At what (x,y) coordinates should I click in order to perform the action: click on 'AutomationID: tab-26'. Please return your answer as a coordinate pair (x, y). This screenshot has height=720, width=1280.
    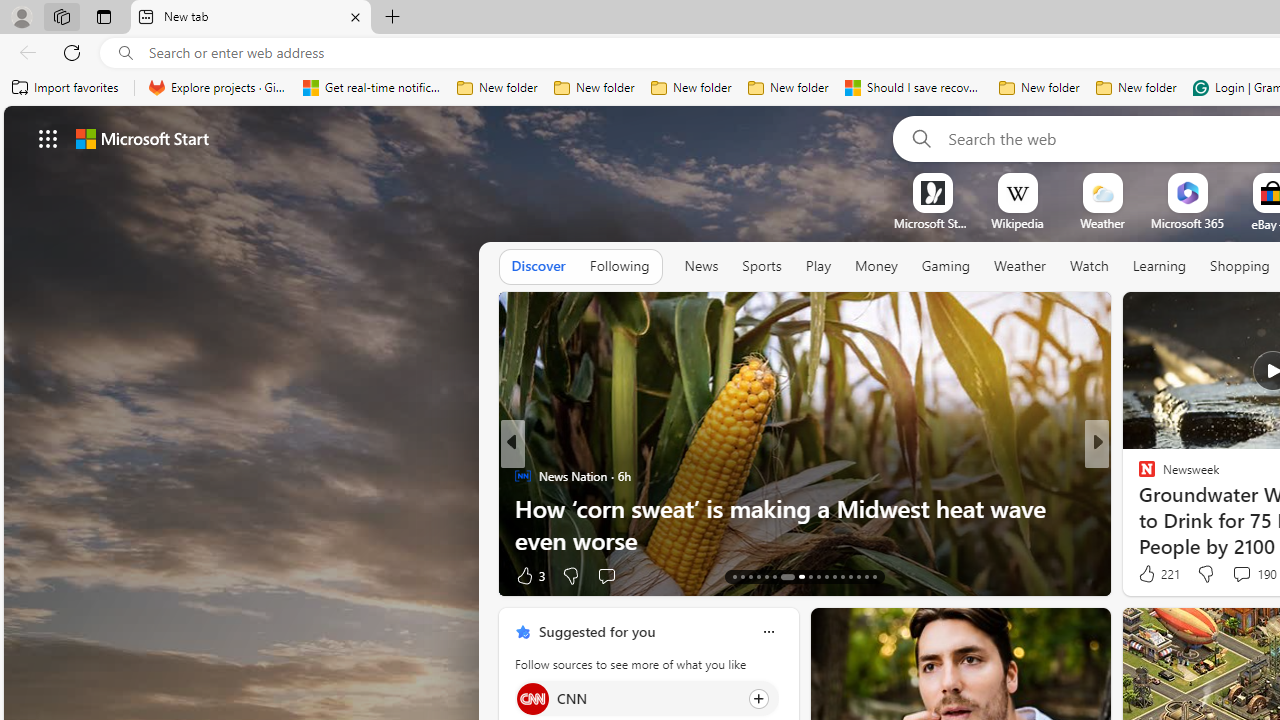
    Looking at the image, I should click on (850, 577).